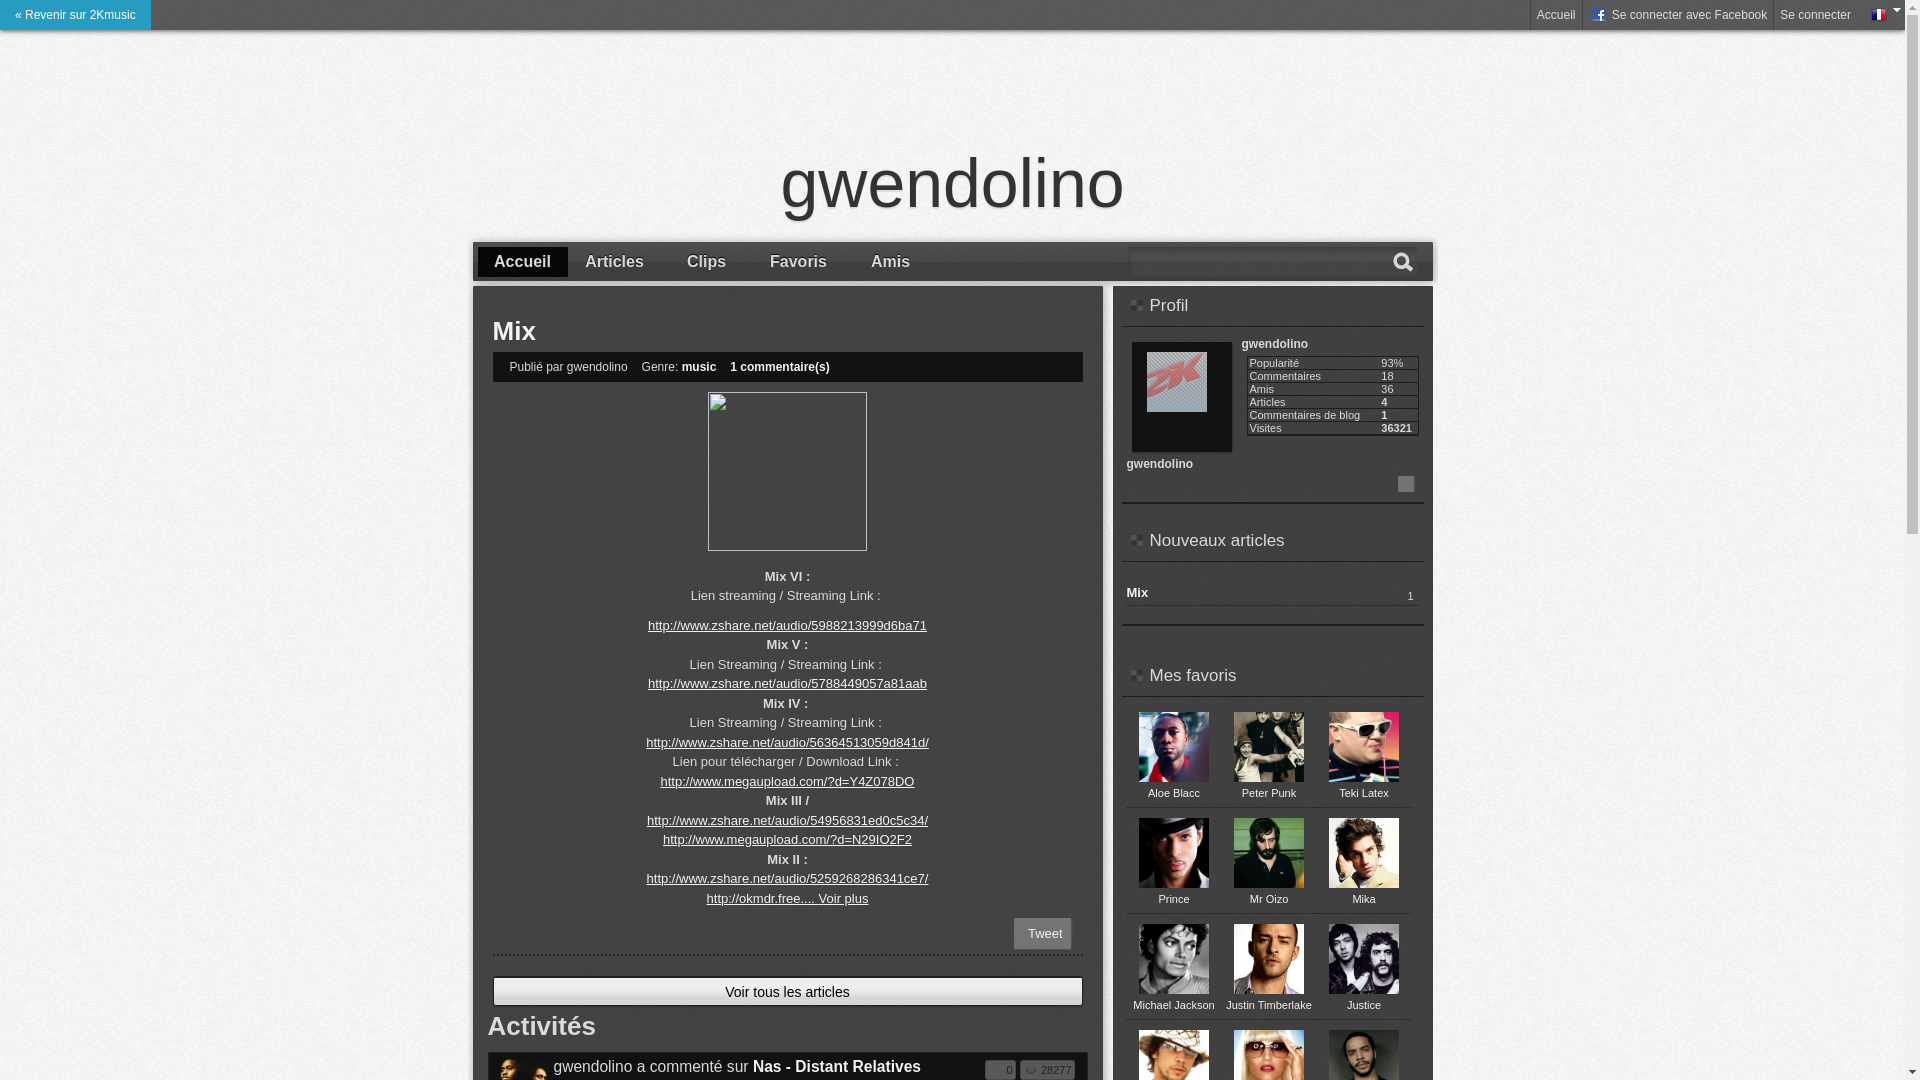 This screenshot has height=1080, width=1920. What do you see at coordinates (786, 780) in the screenshot?
I see `'http://www.megaupload.com/?d=Y4Z078DO'` at bounding box center [786, 780].